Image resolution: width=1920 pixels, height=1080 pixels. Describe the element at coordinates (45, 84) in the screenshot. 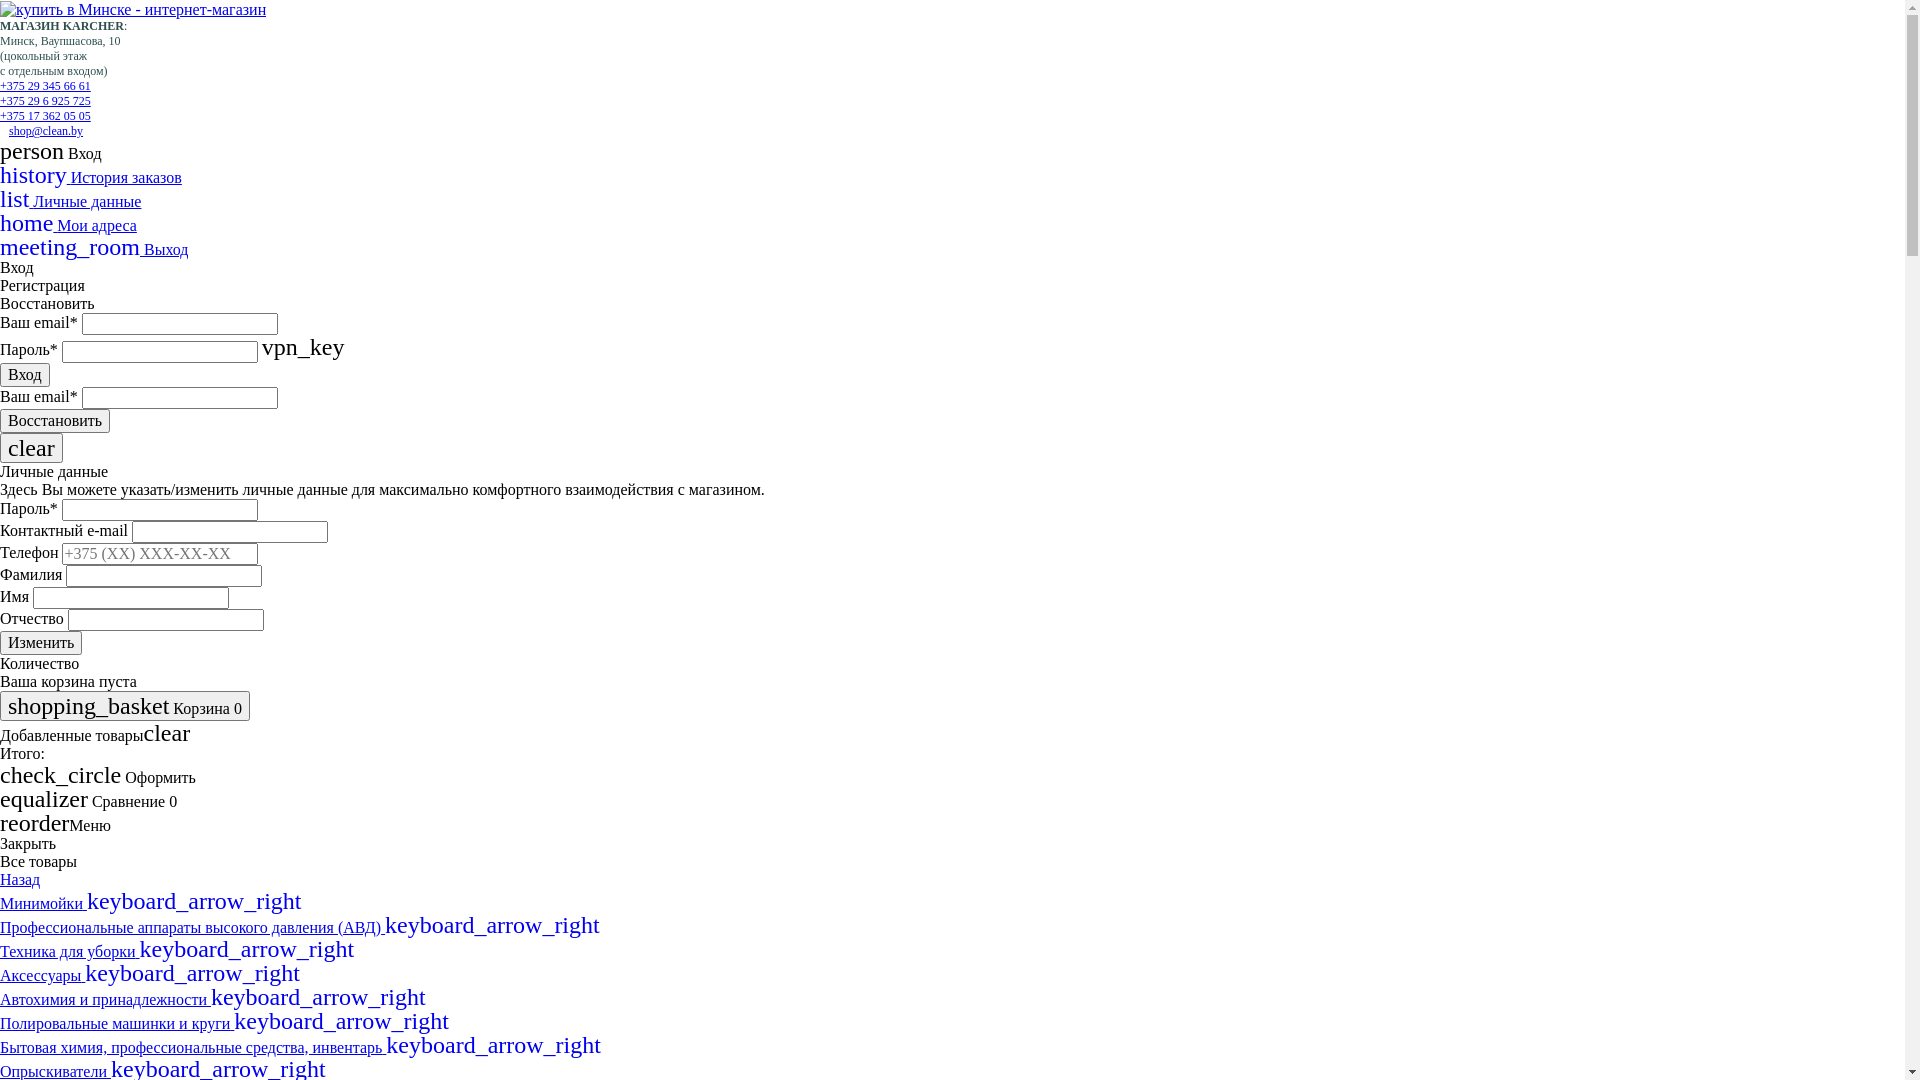

I see `'+375 29 345 66 61'` at that location.